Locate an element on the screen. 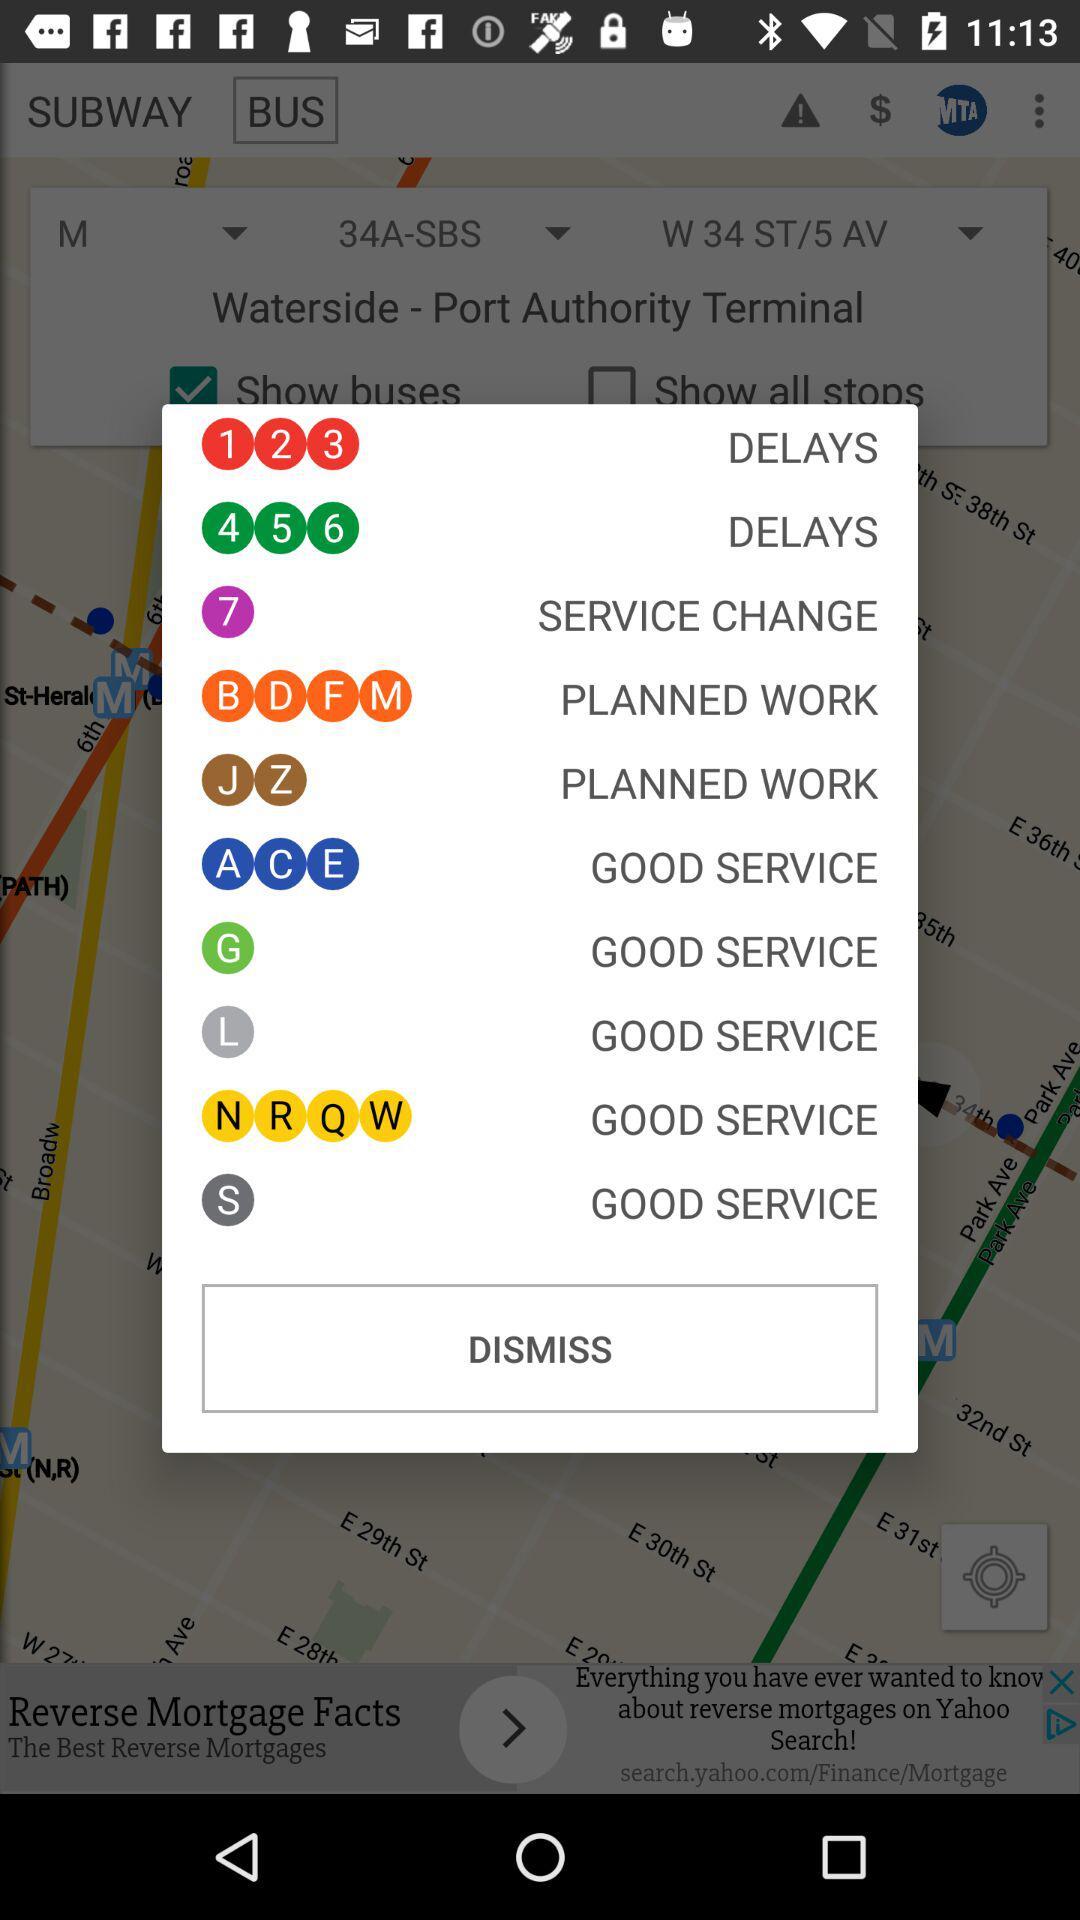 This screenshot has width=1080, height=1920. the app below the good service app is located at coordinates (540, 1348).